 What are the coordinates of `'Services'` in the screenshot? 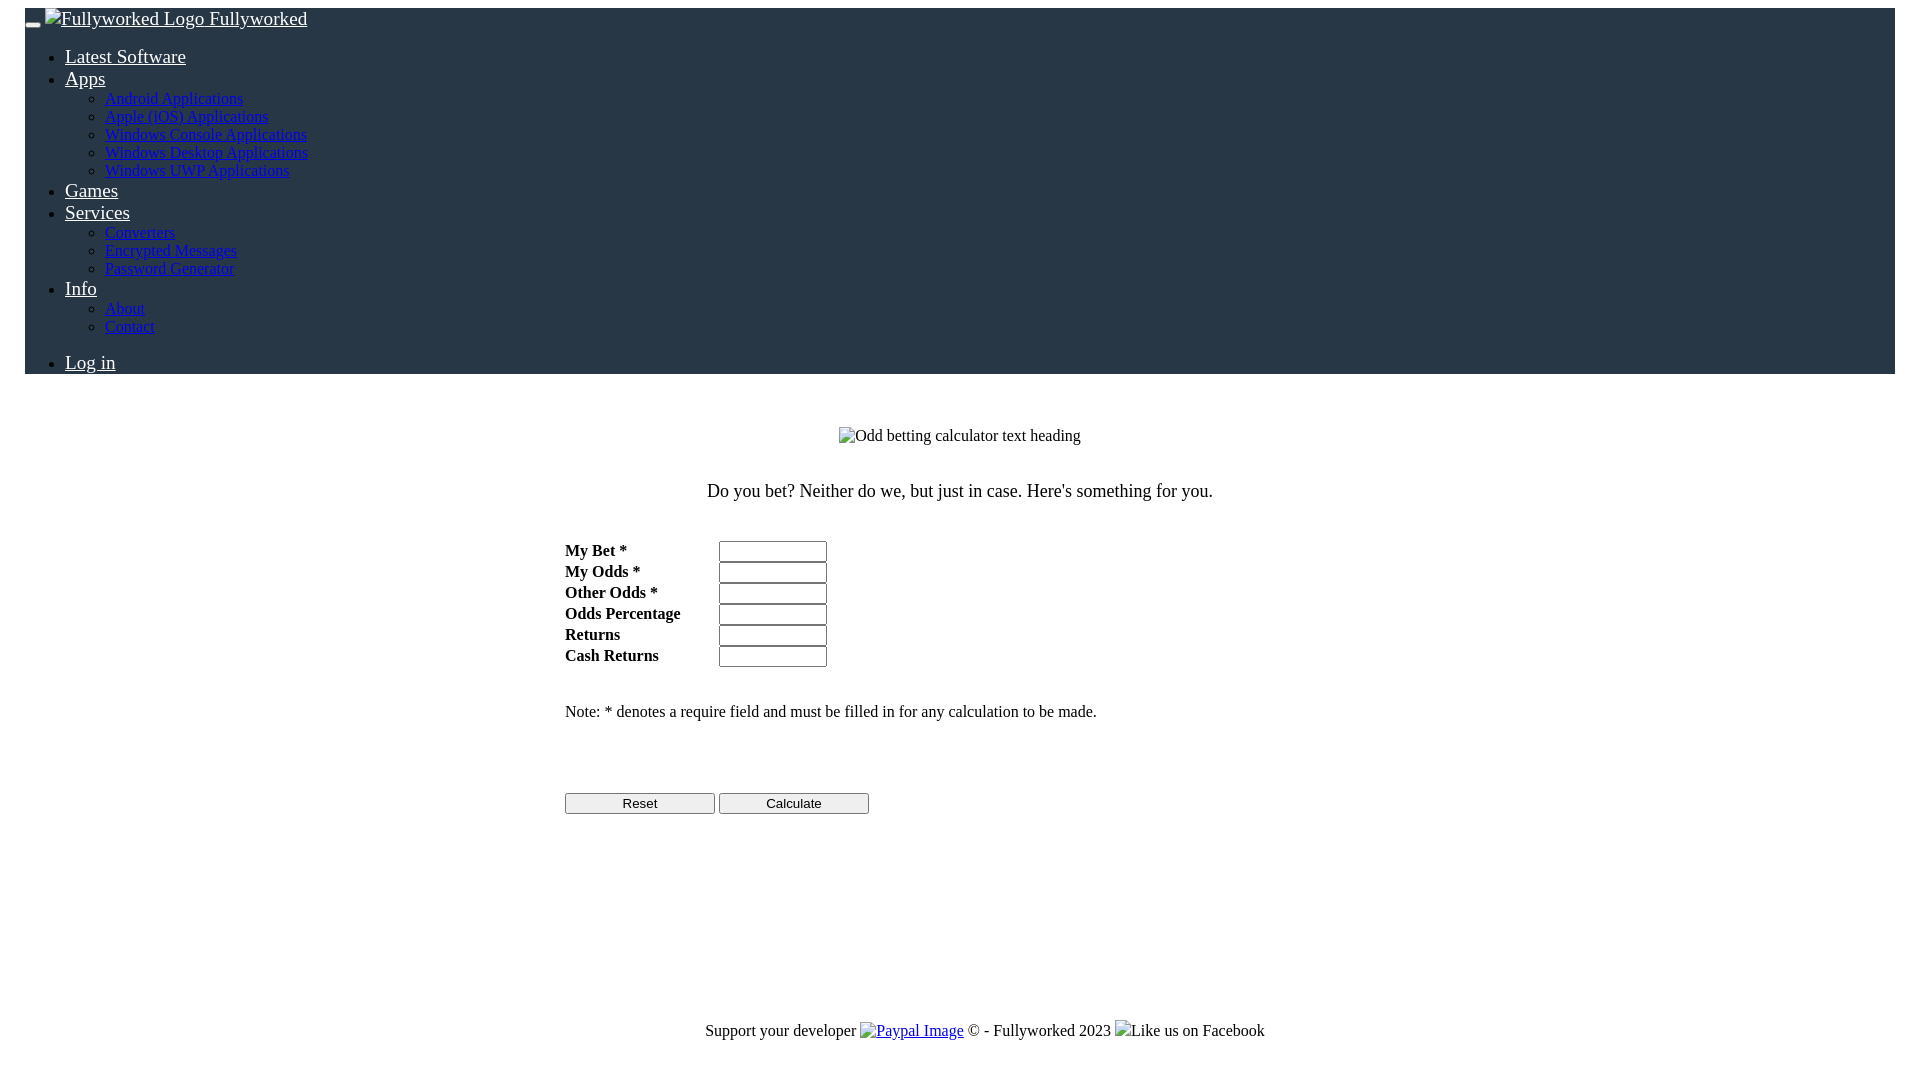 It's located at (96, 197).